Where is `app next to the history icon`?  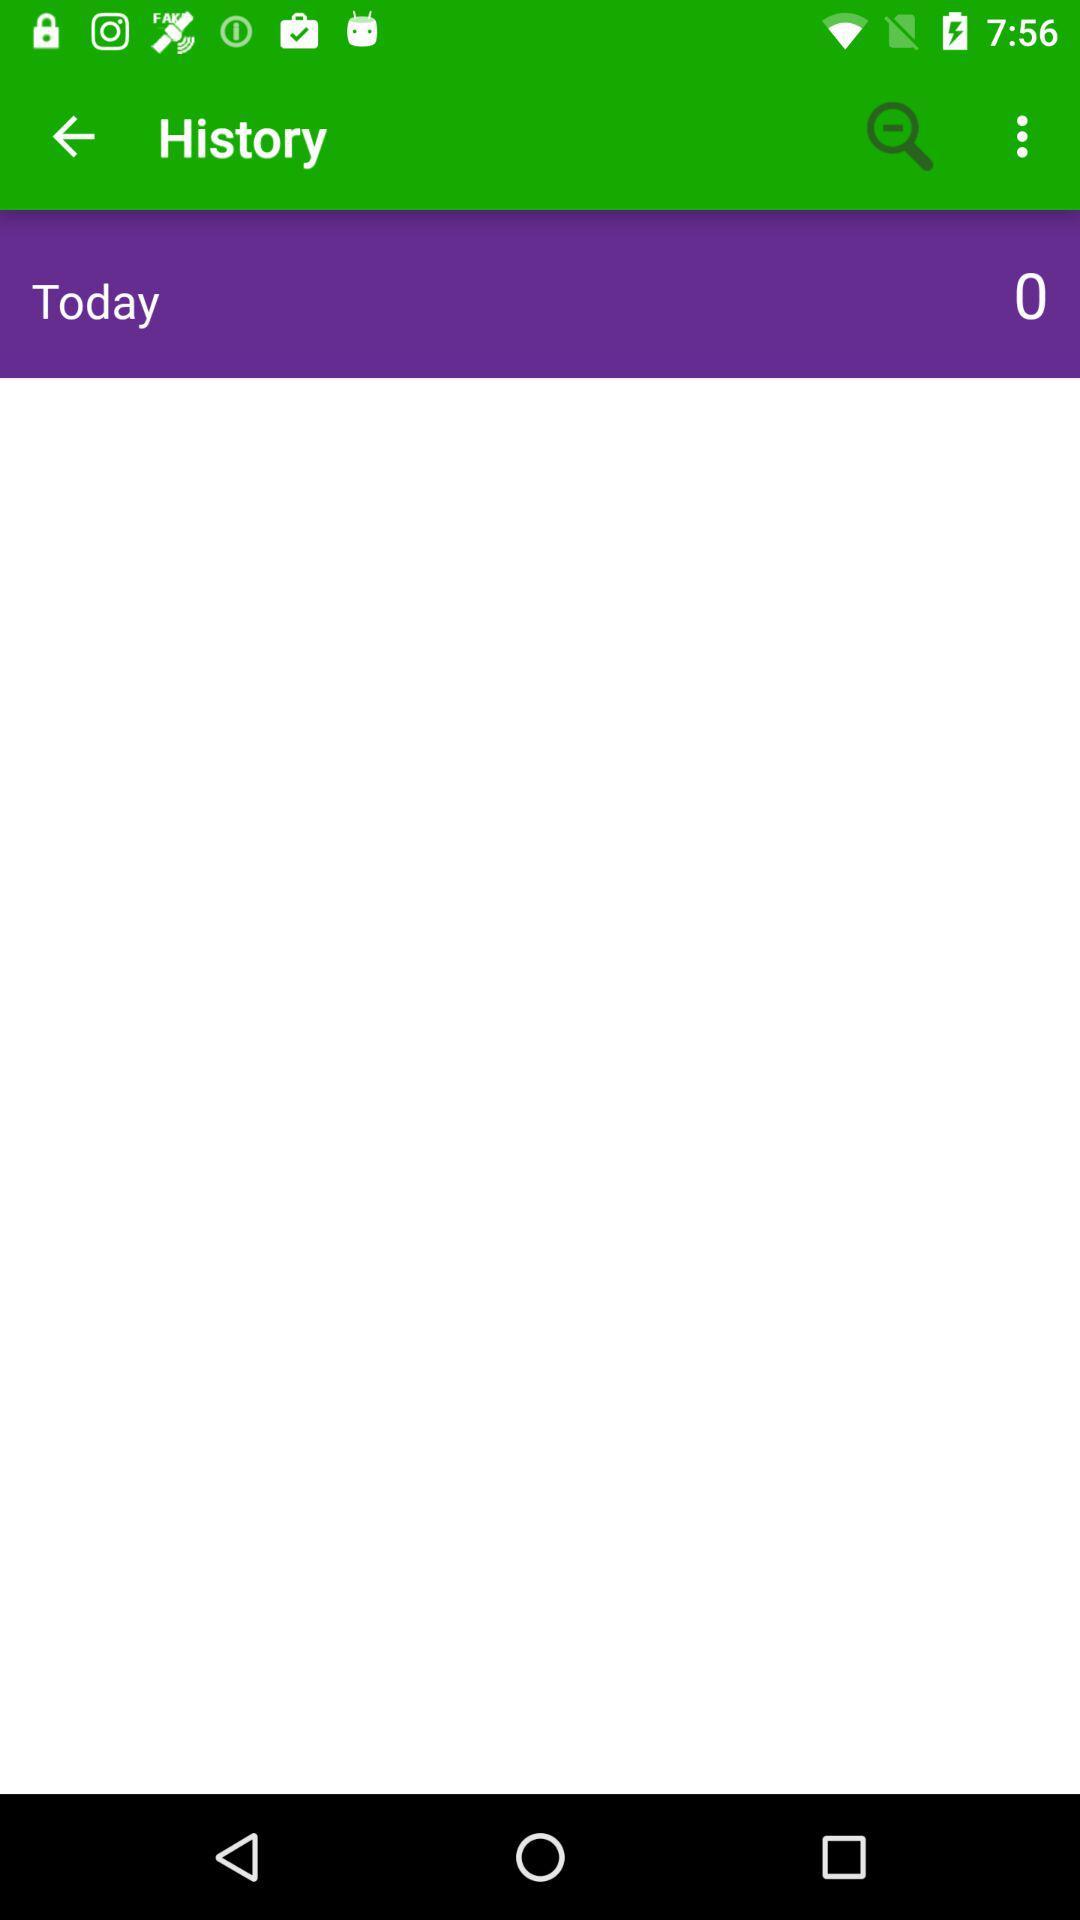 app next to the history icon is located at coordinates (72, 135).